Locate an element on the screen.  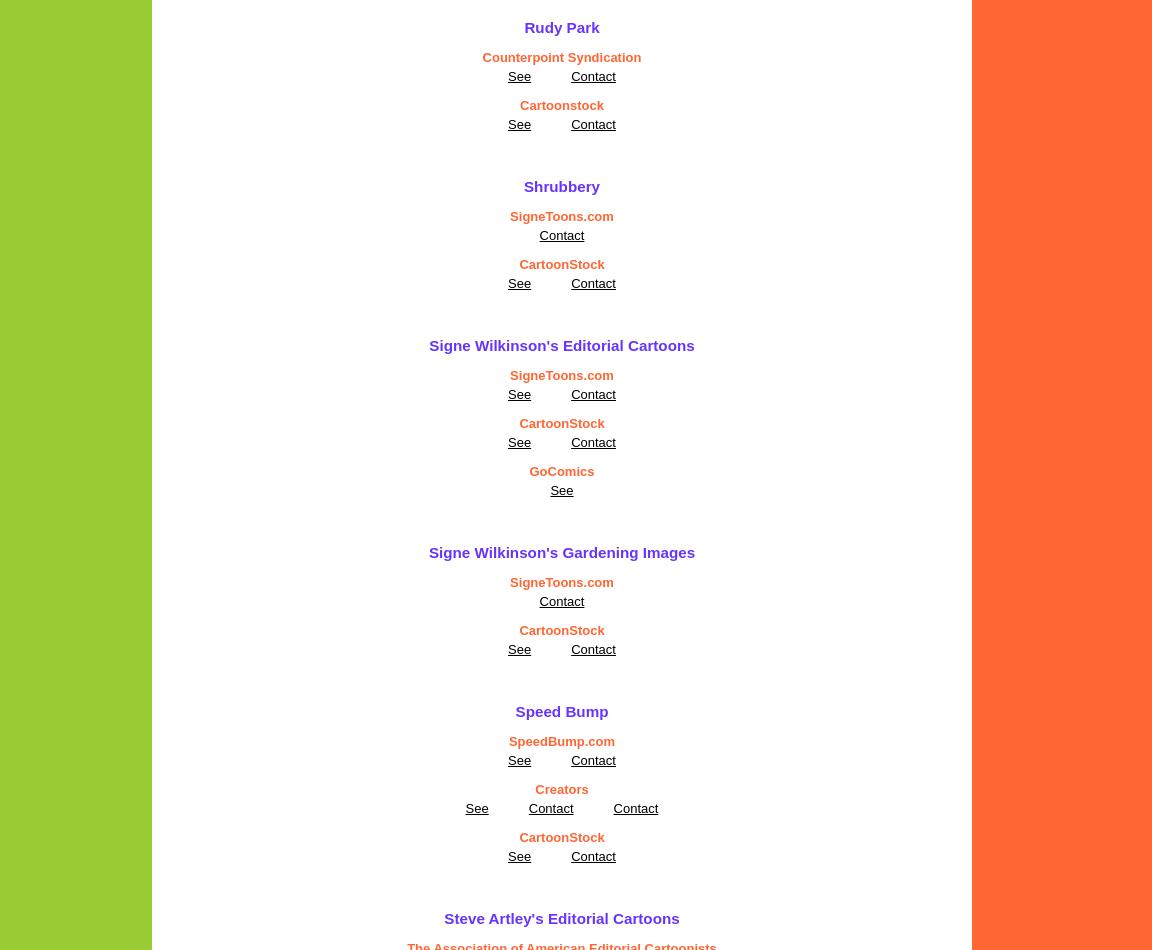
'Signe Wilkinson's Editorial Cartoons' is located at coordinates (561, 344).